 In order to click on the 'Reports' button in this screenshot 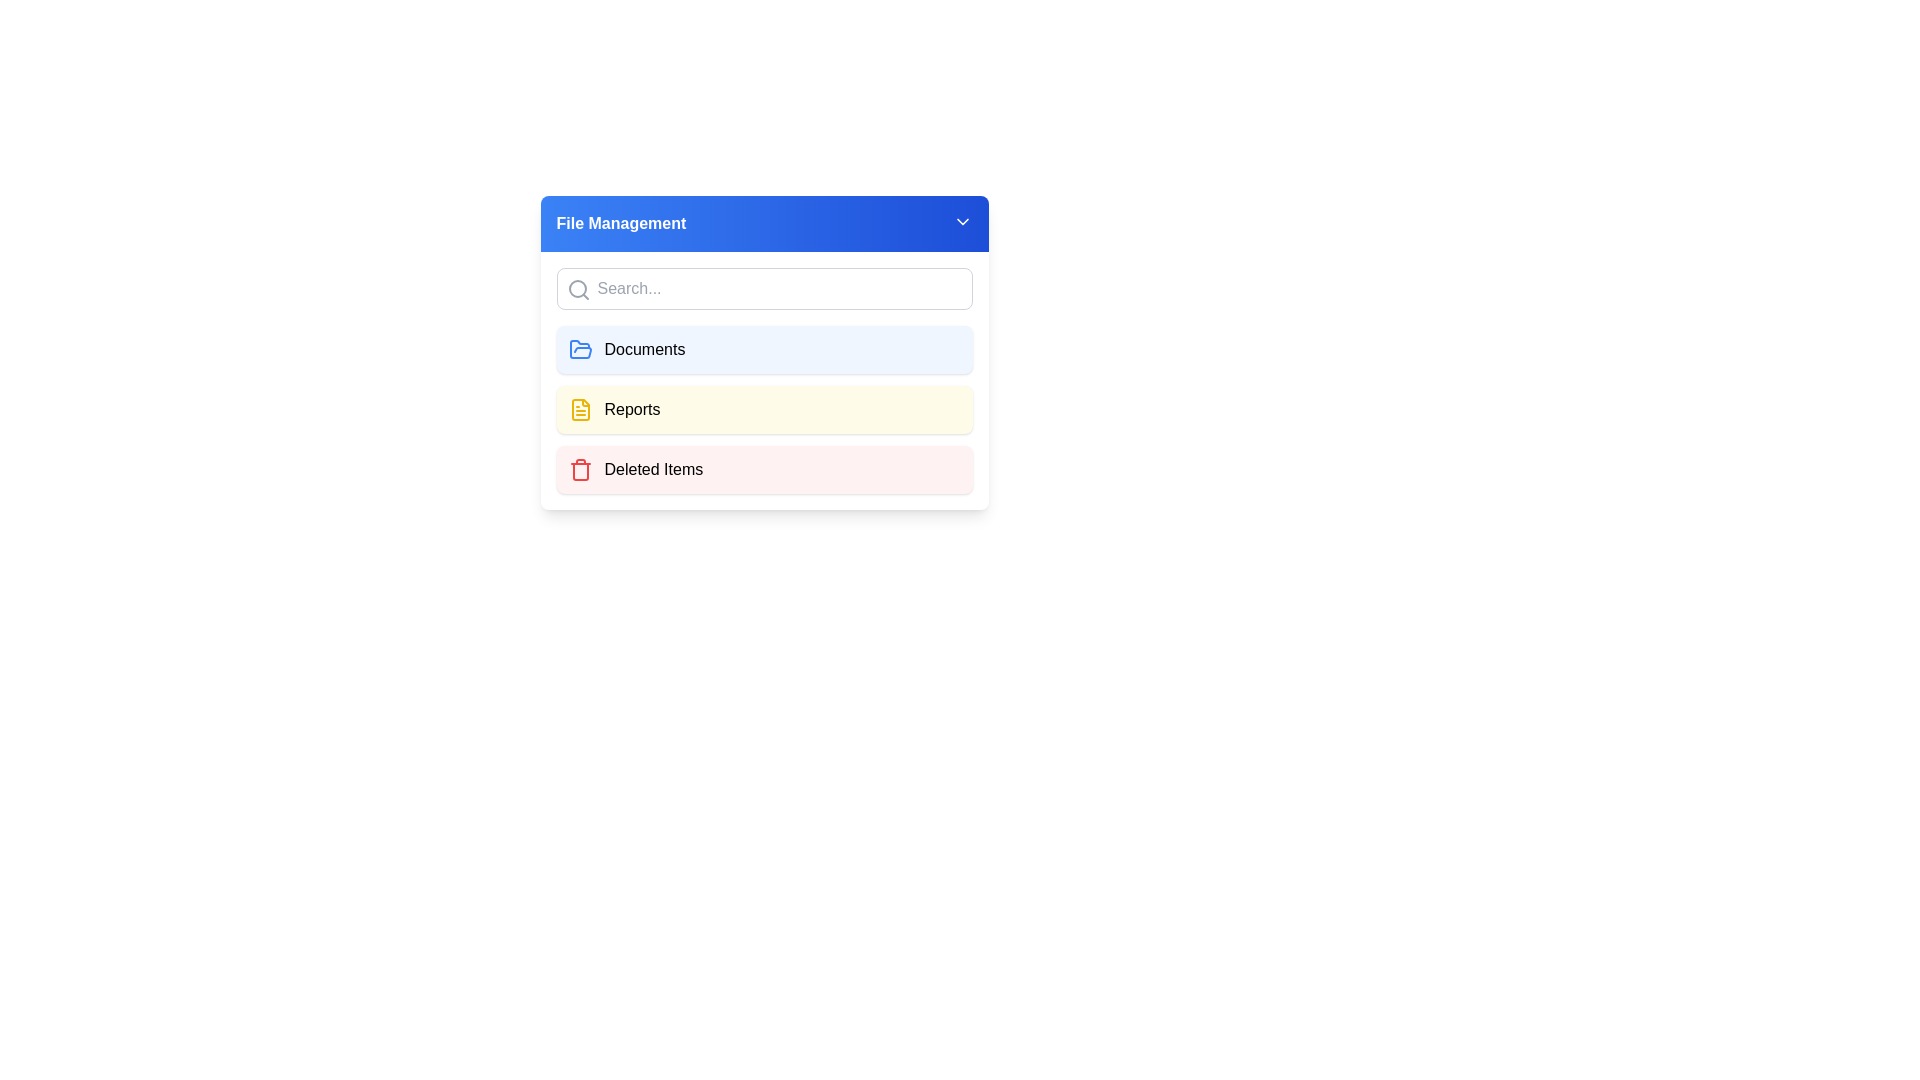, I will do `click(763, 408)`.